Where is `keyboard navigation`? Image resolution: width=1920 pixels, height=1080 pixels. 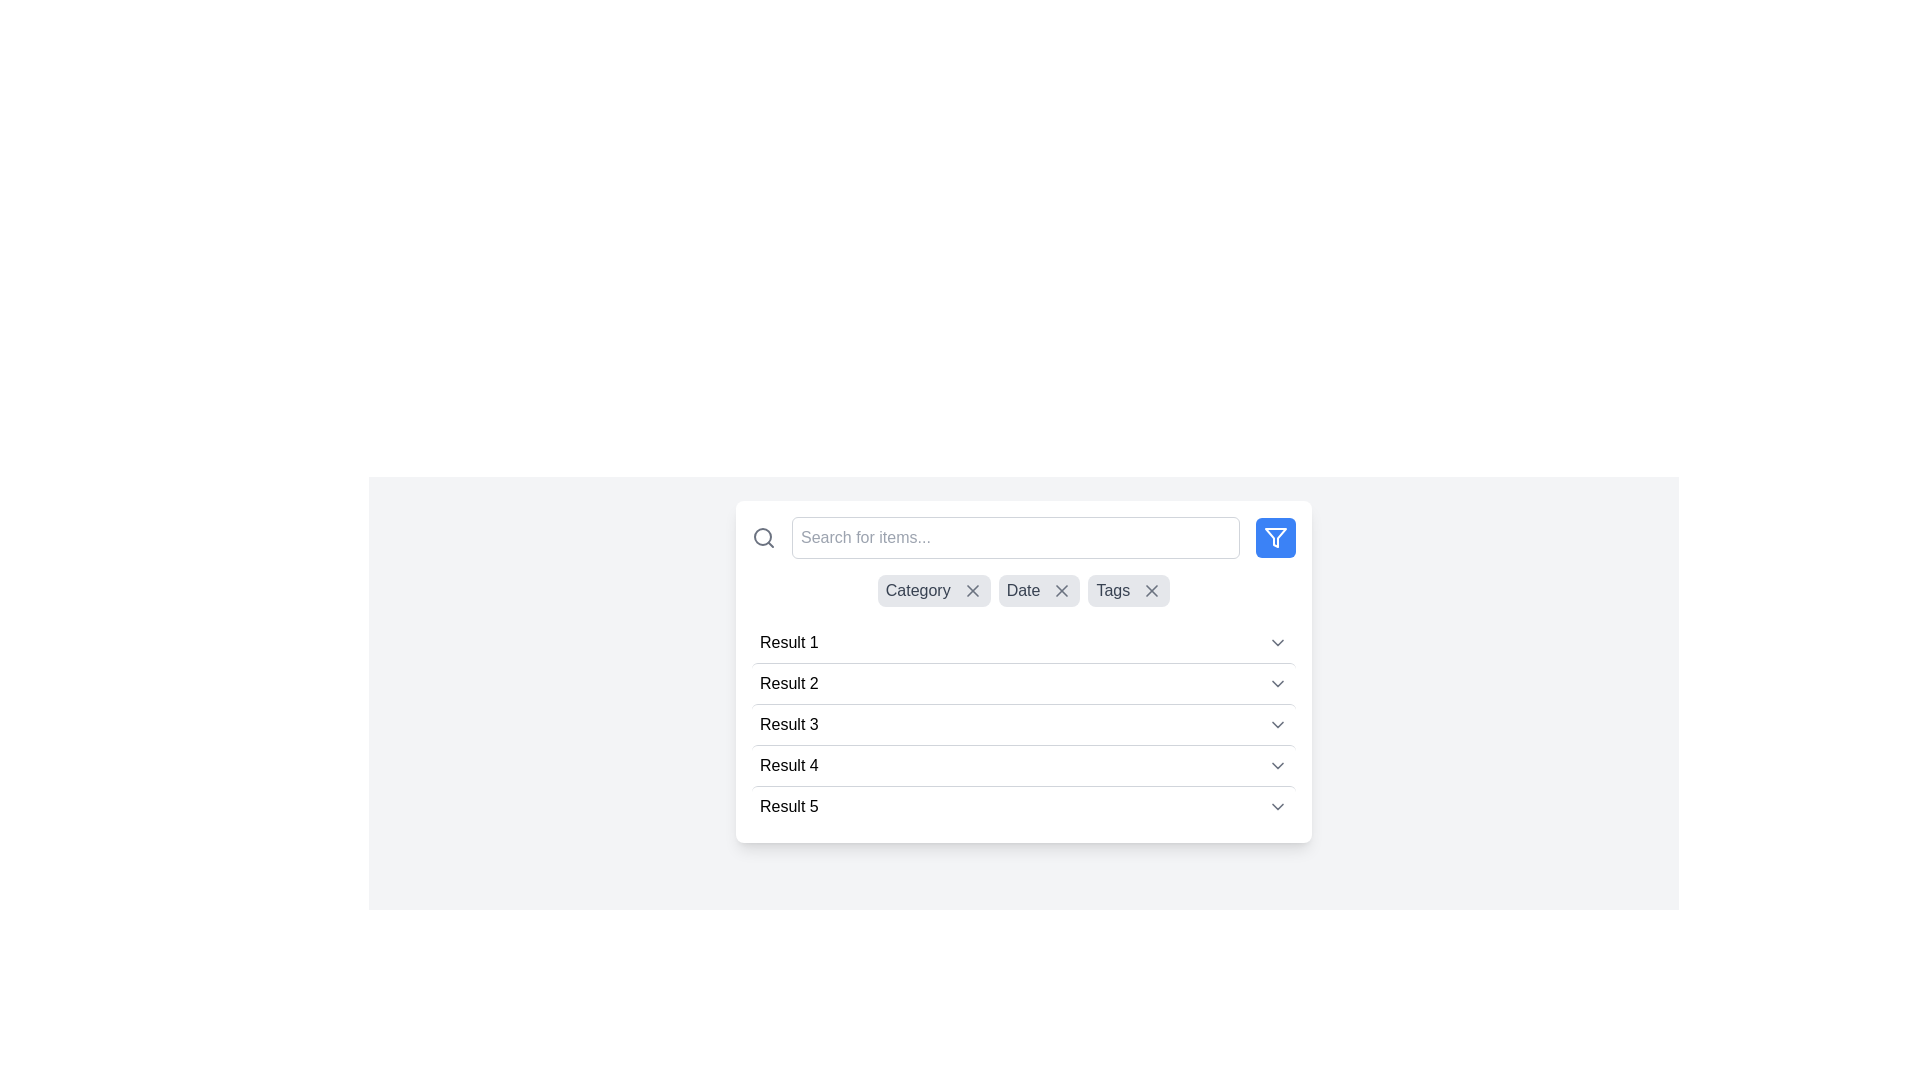
keyboard navigation is located at coordinates (788, 765).